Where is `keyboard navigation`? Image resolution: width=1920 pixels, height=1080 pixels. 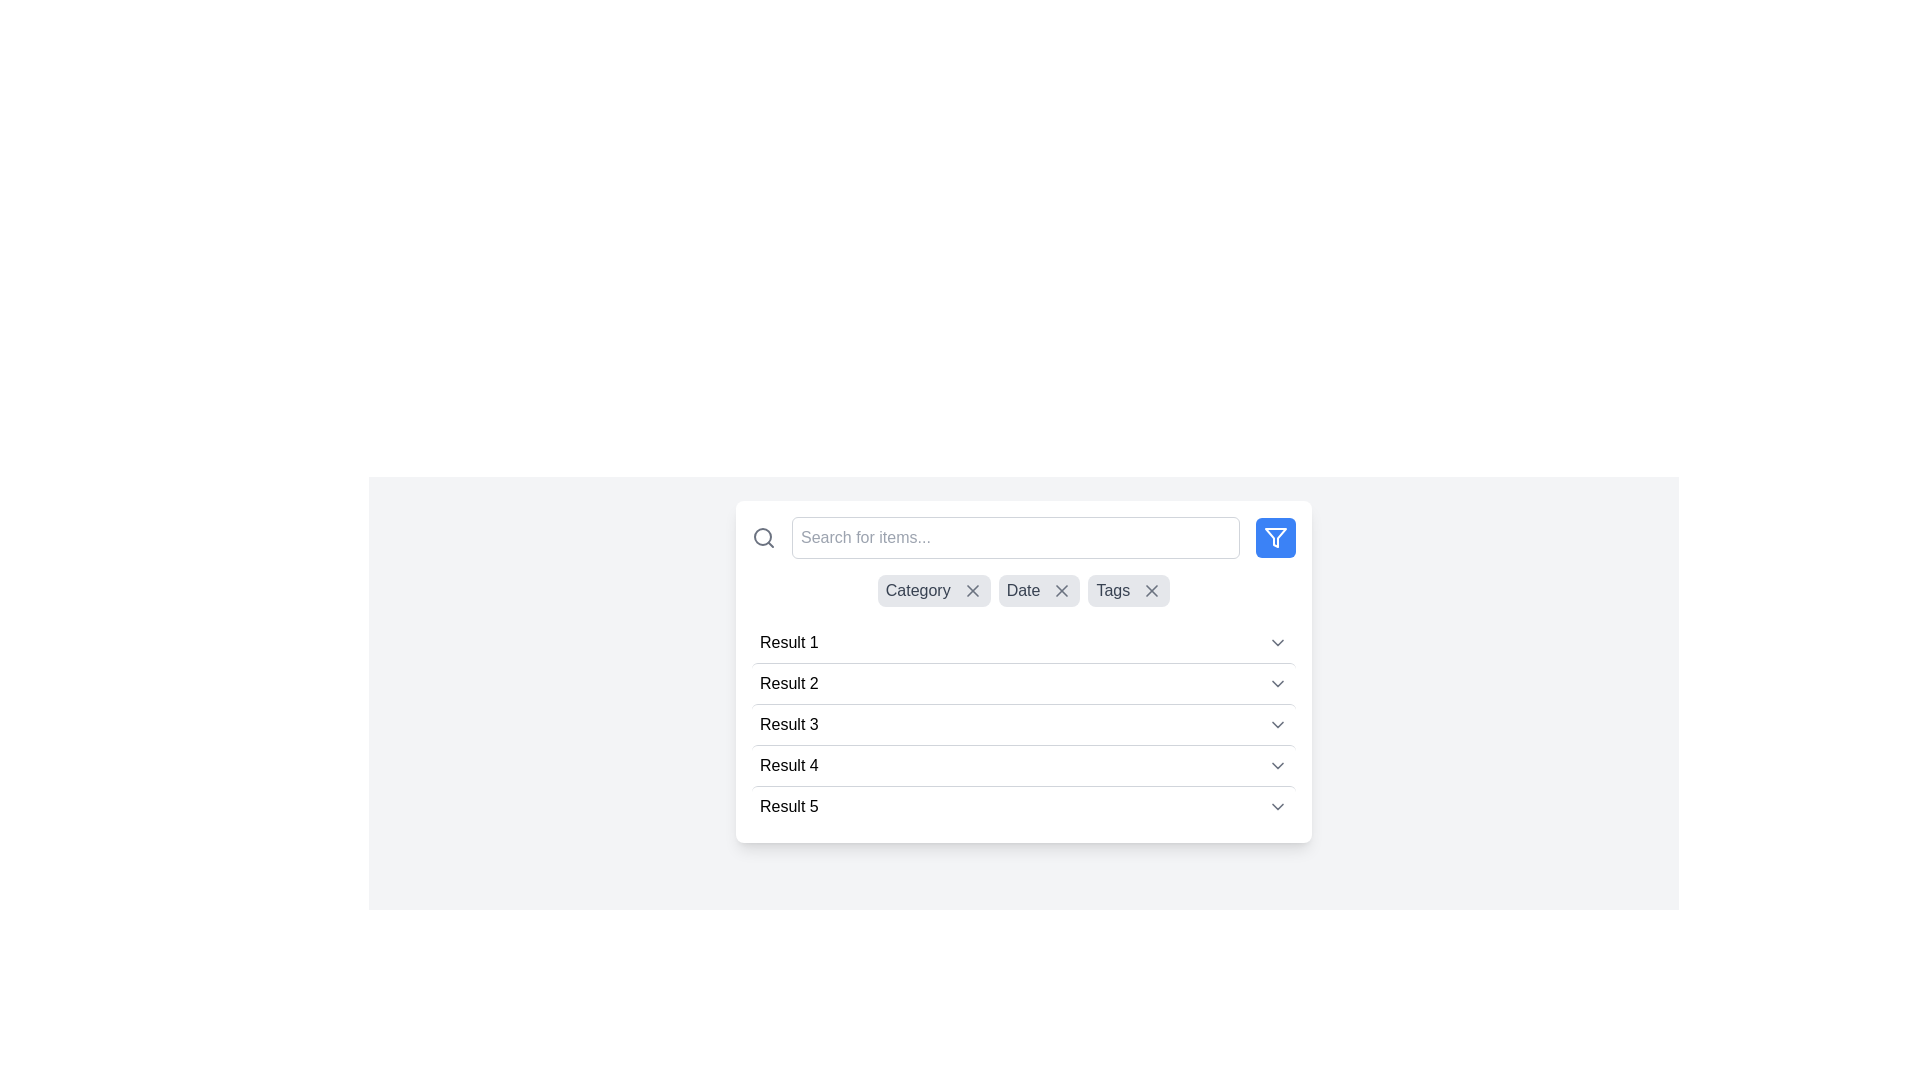
keyboard navigation is located at coordinates (788, 765).